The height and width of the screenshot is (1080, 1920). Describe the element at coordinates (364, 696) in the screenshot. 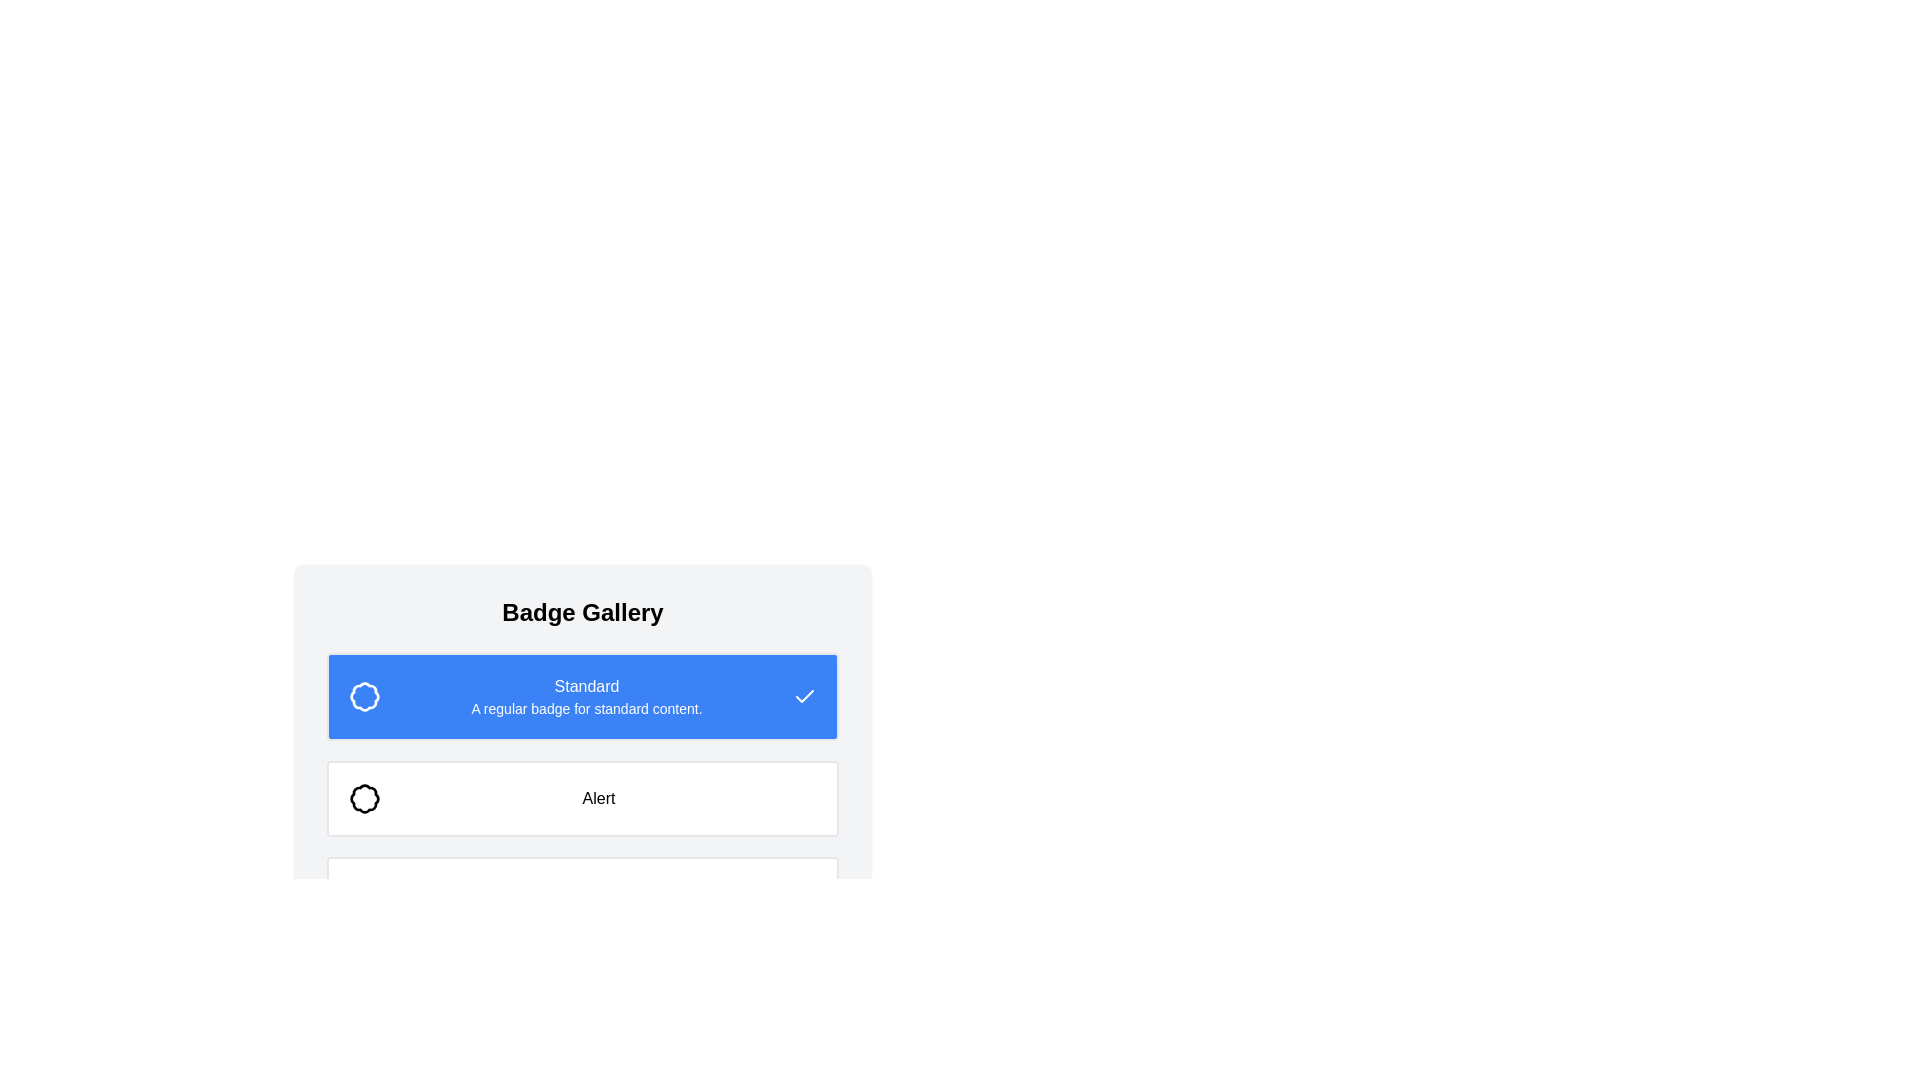

I see `the 'Standard' badge icon located within the blue-colored bar at the top of the list, which is directly above the 'Alert' bar` at that location.